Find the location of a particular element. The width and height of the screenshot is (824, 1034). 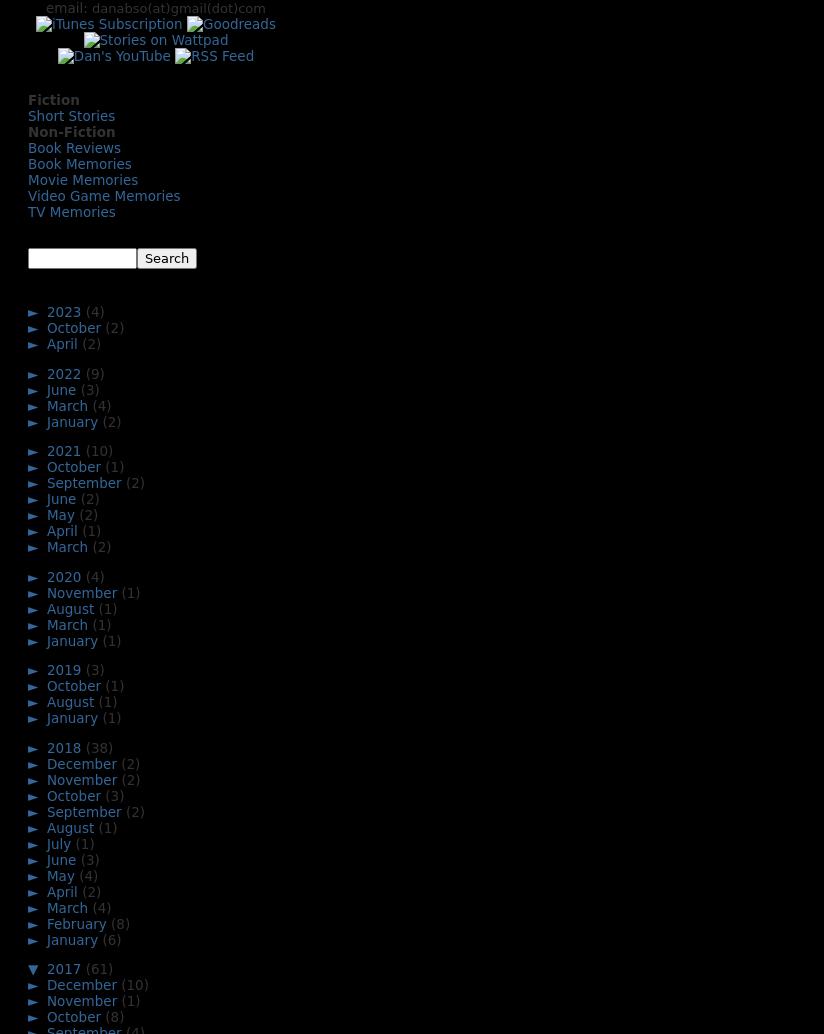

'2018' is located at coordinates (65, 746).